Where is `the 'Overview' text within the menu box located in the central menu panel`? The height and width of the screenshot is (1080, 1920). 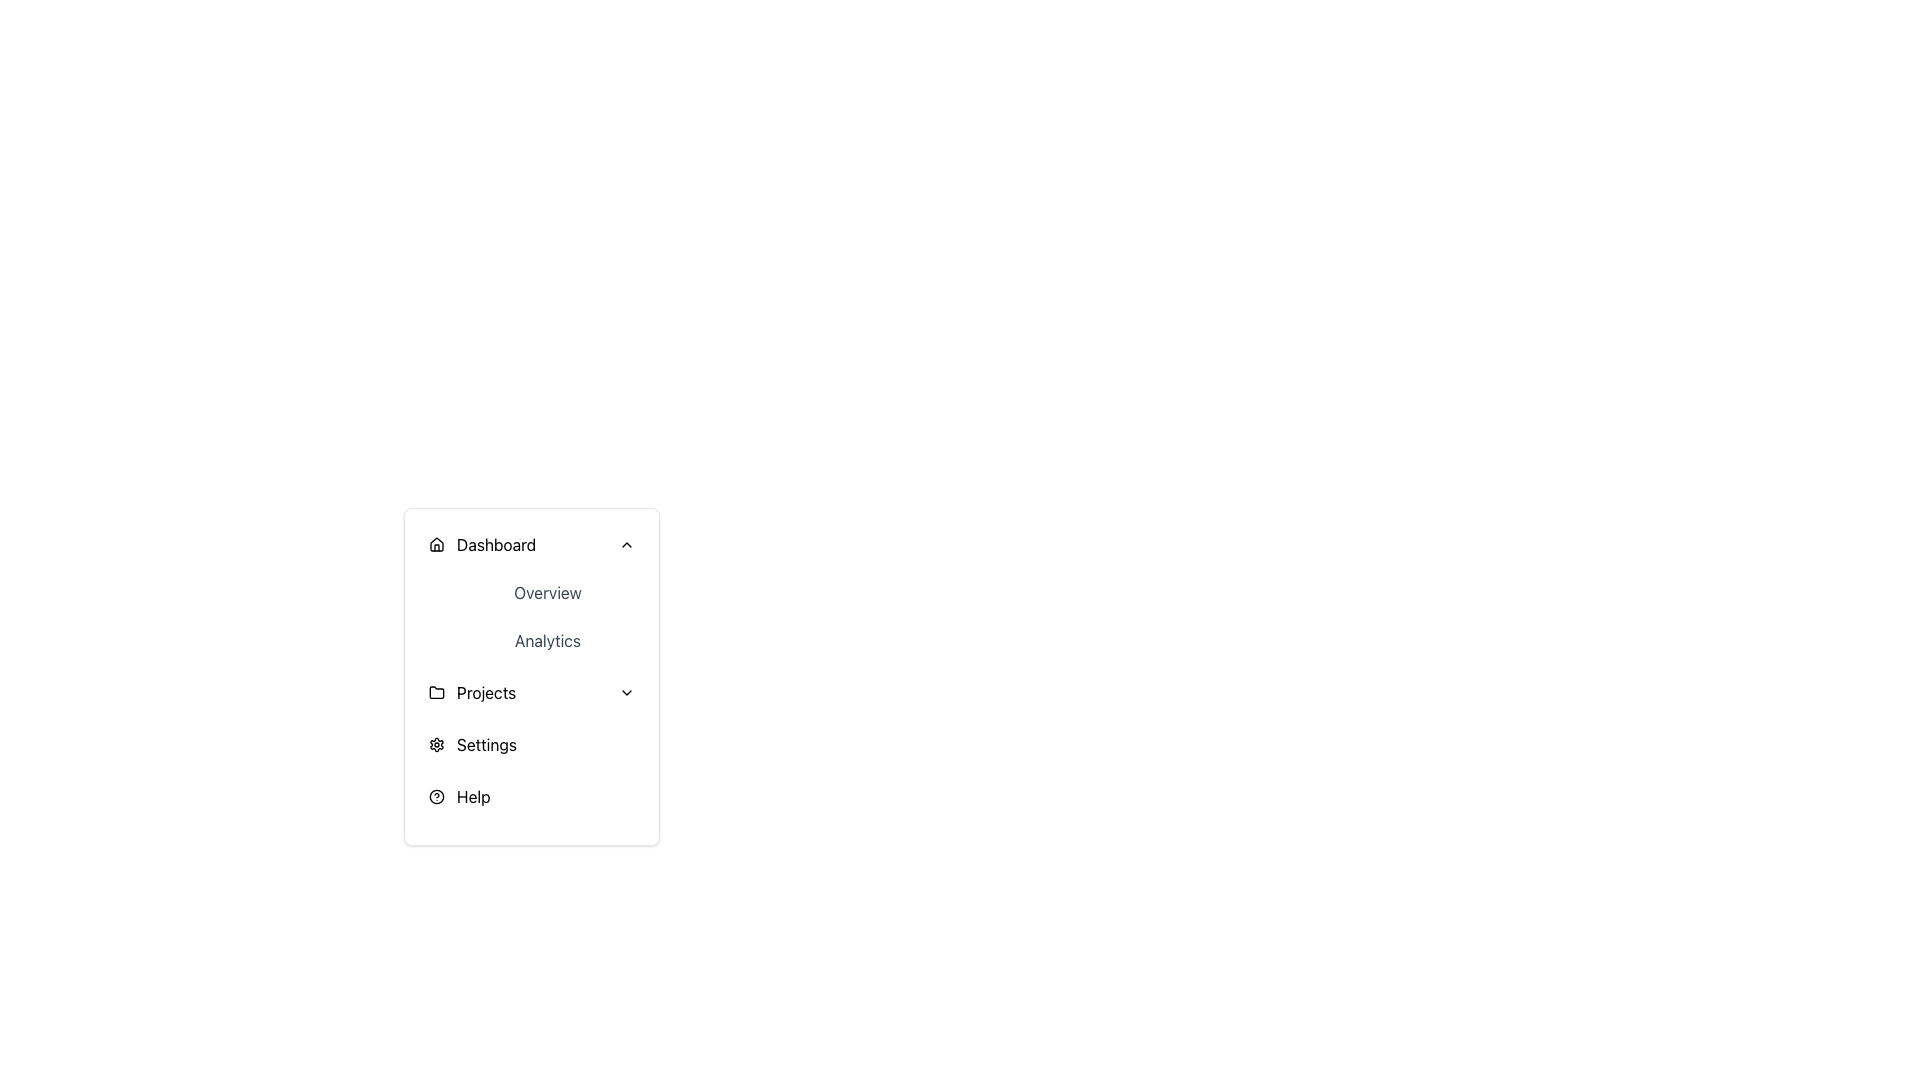
the 'Overview' text within the menu box located in the central menu panel is located at coordinates (532, 592).